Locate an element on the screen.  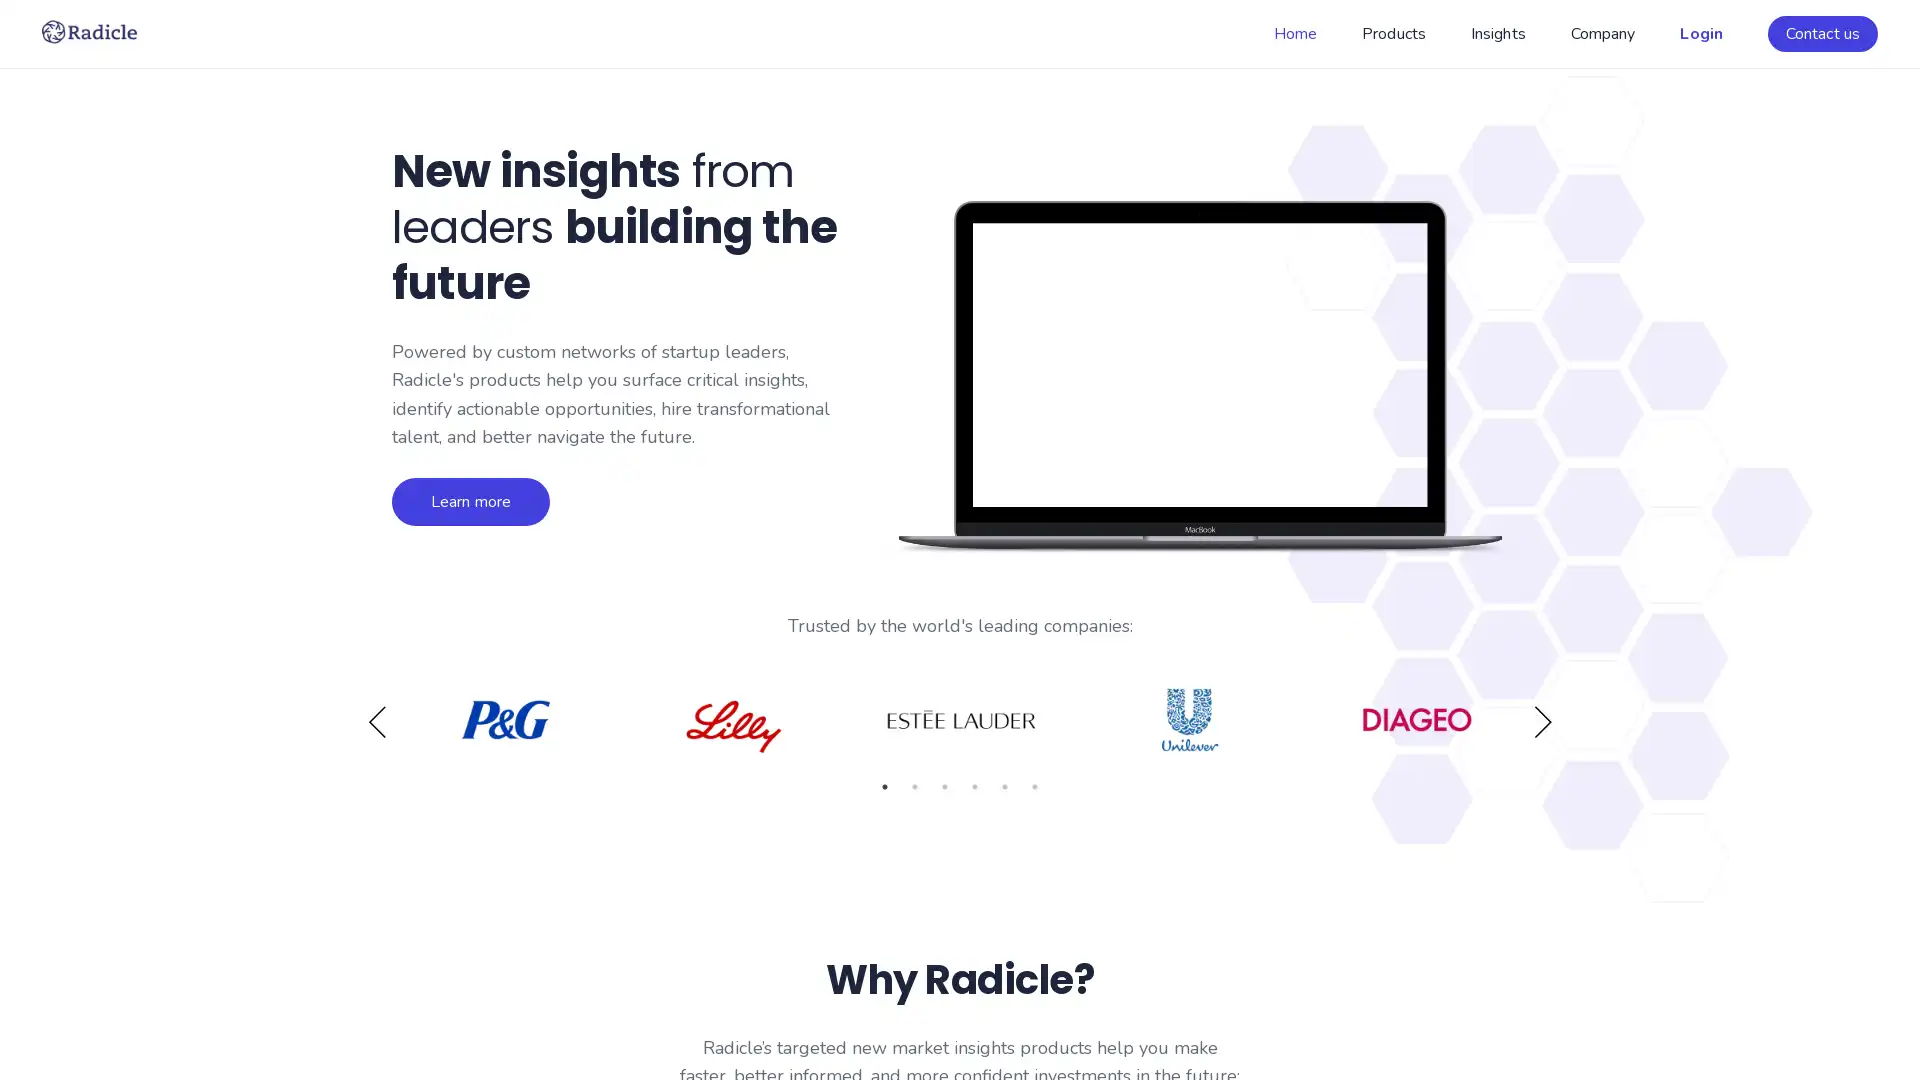
4 is located at coordinates (974, 785).